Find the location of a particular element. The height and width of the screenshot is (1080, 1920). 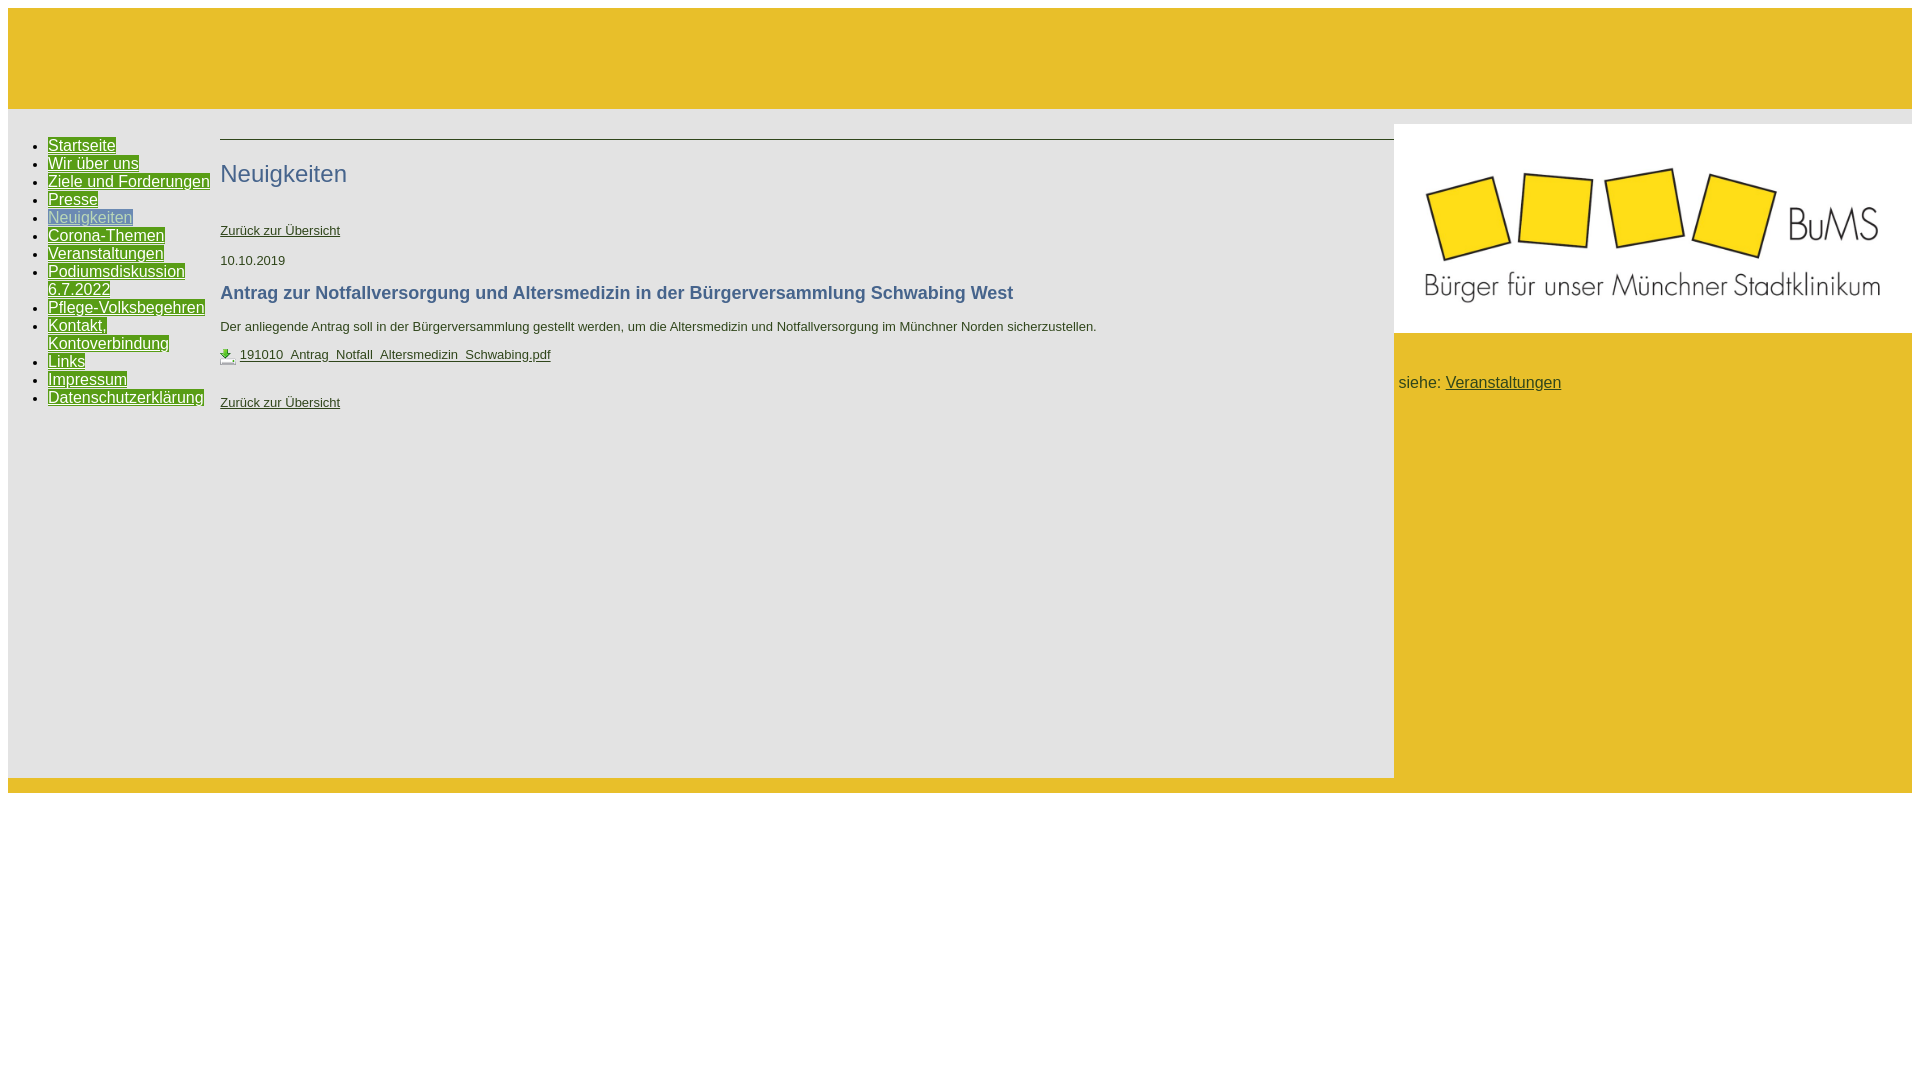

'Impressum' is located at coordinates (86, 379).